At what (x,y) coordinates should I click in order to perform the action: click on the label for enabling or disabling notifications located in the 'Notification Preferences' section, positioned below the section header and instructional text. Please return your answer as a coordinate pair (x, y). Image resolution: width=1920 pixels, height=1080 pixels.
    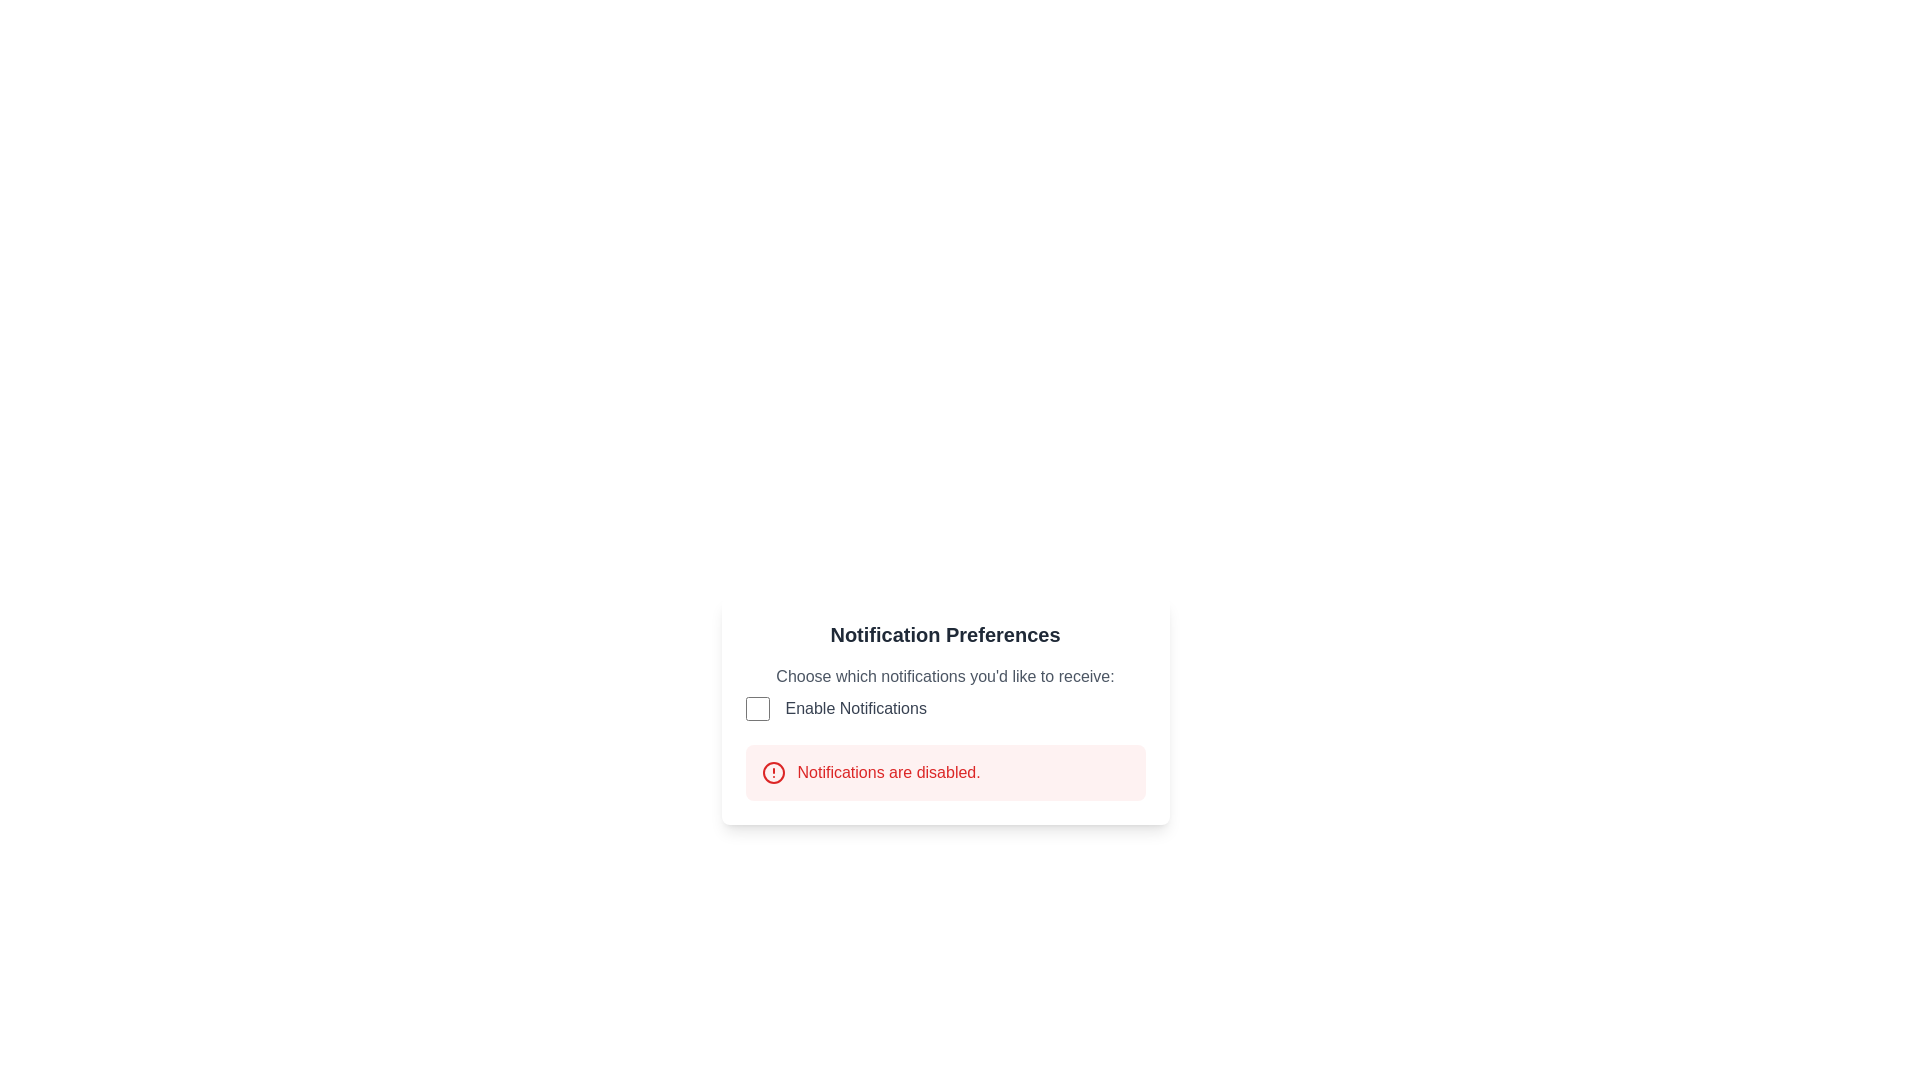
    Looking at the image, I should click on (856, 708).